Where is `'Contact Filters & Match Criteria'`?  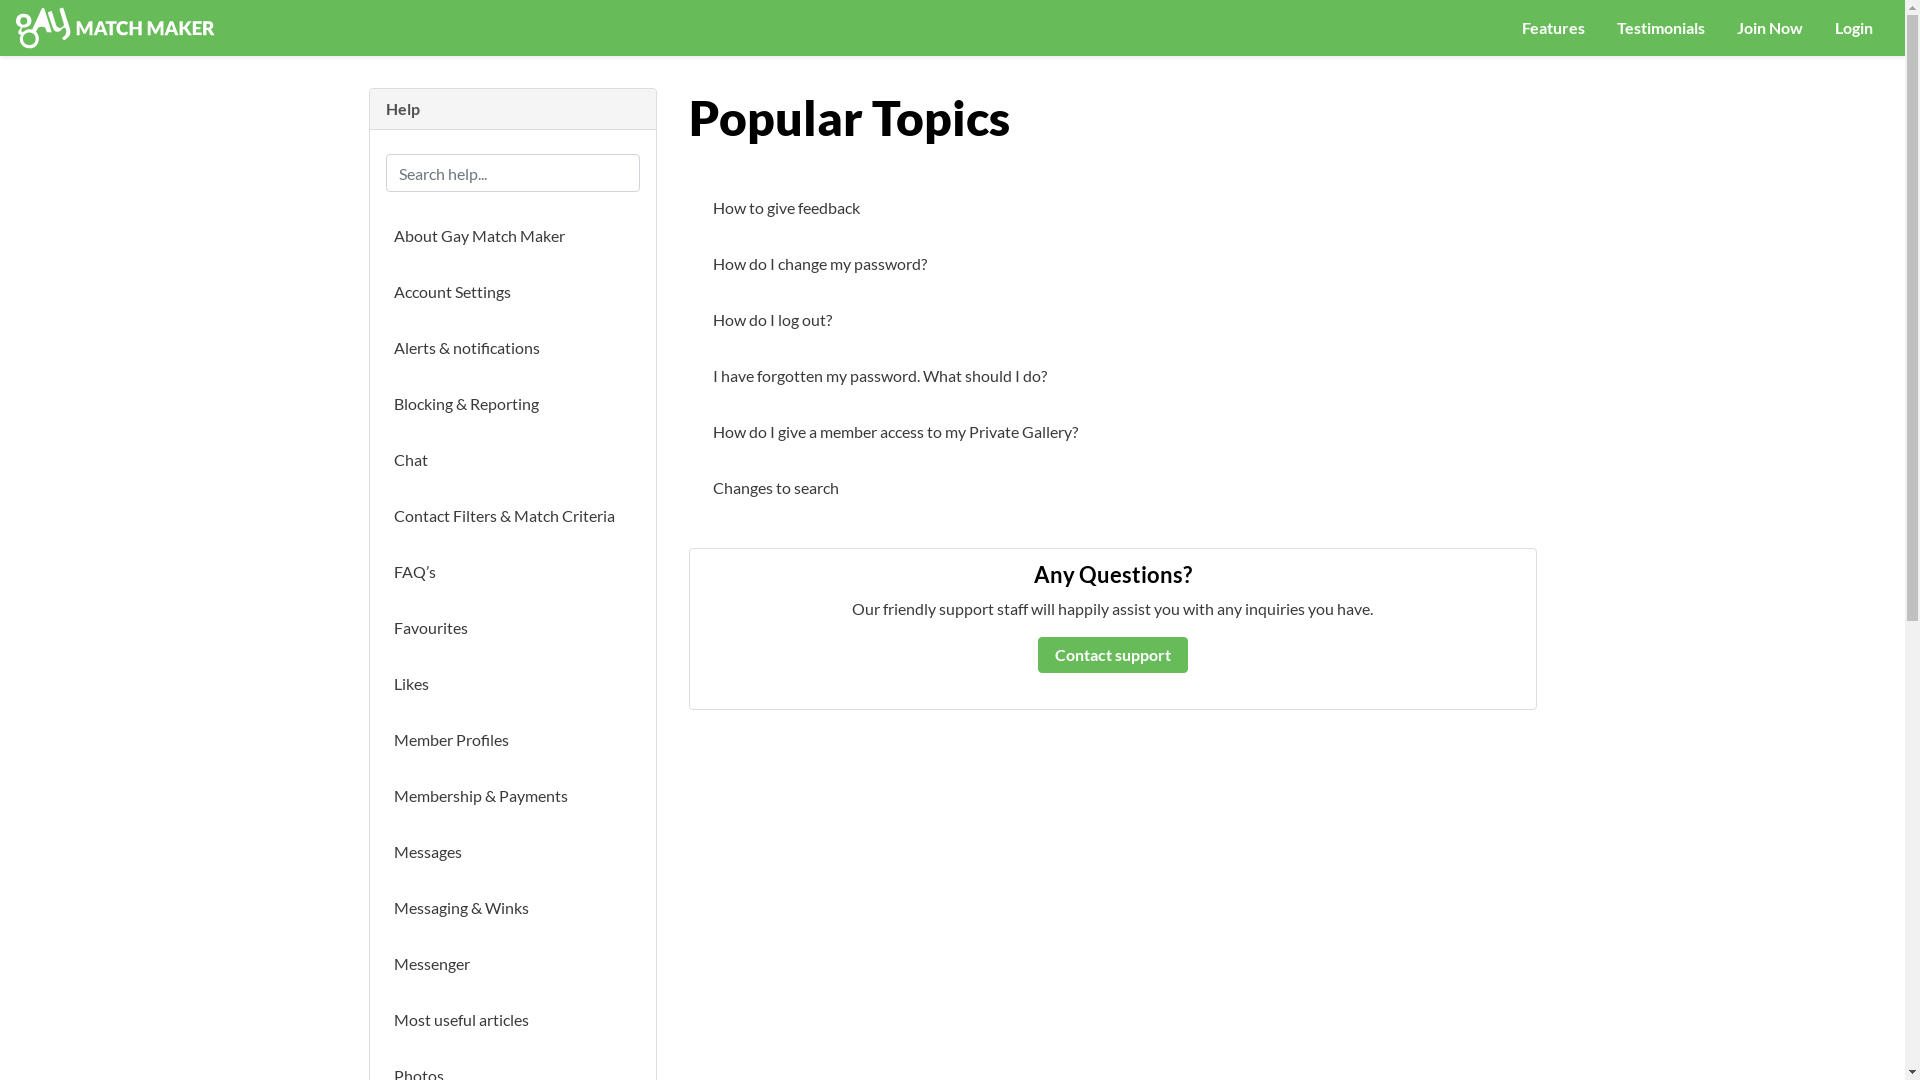
'Contact Filters & Match Criteria' is located at coordinates (385, 515).